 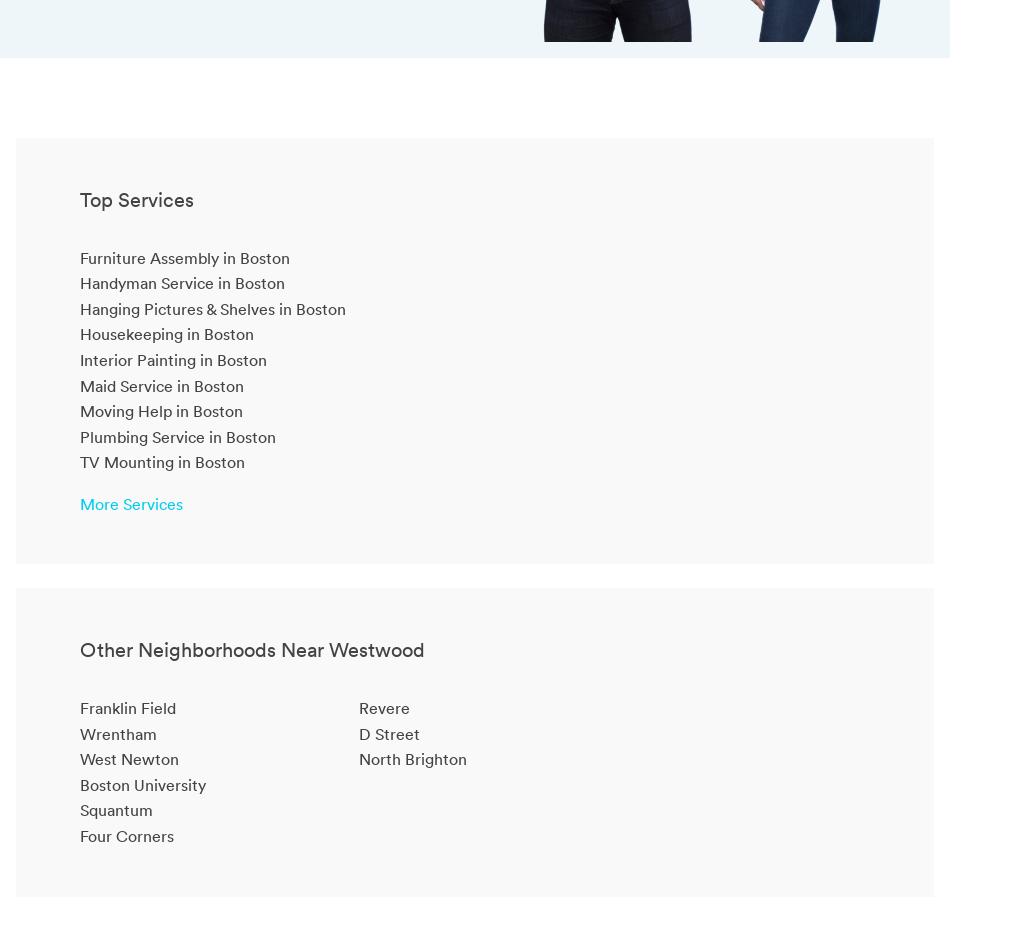 I want to click on 'Other Neighborhoods Near Westwood', so click(x=251, y=648).